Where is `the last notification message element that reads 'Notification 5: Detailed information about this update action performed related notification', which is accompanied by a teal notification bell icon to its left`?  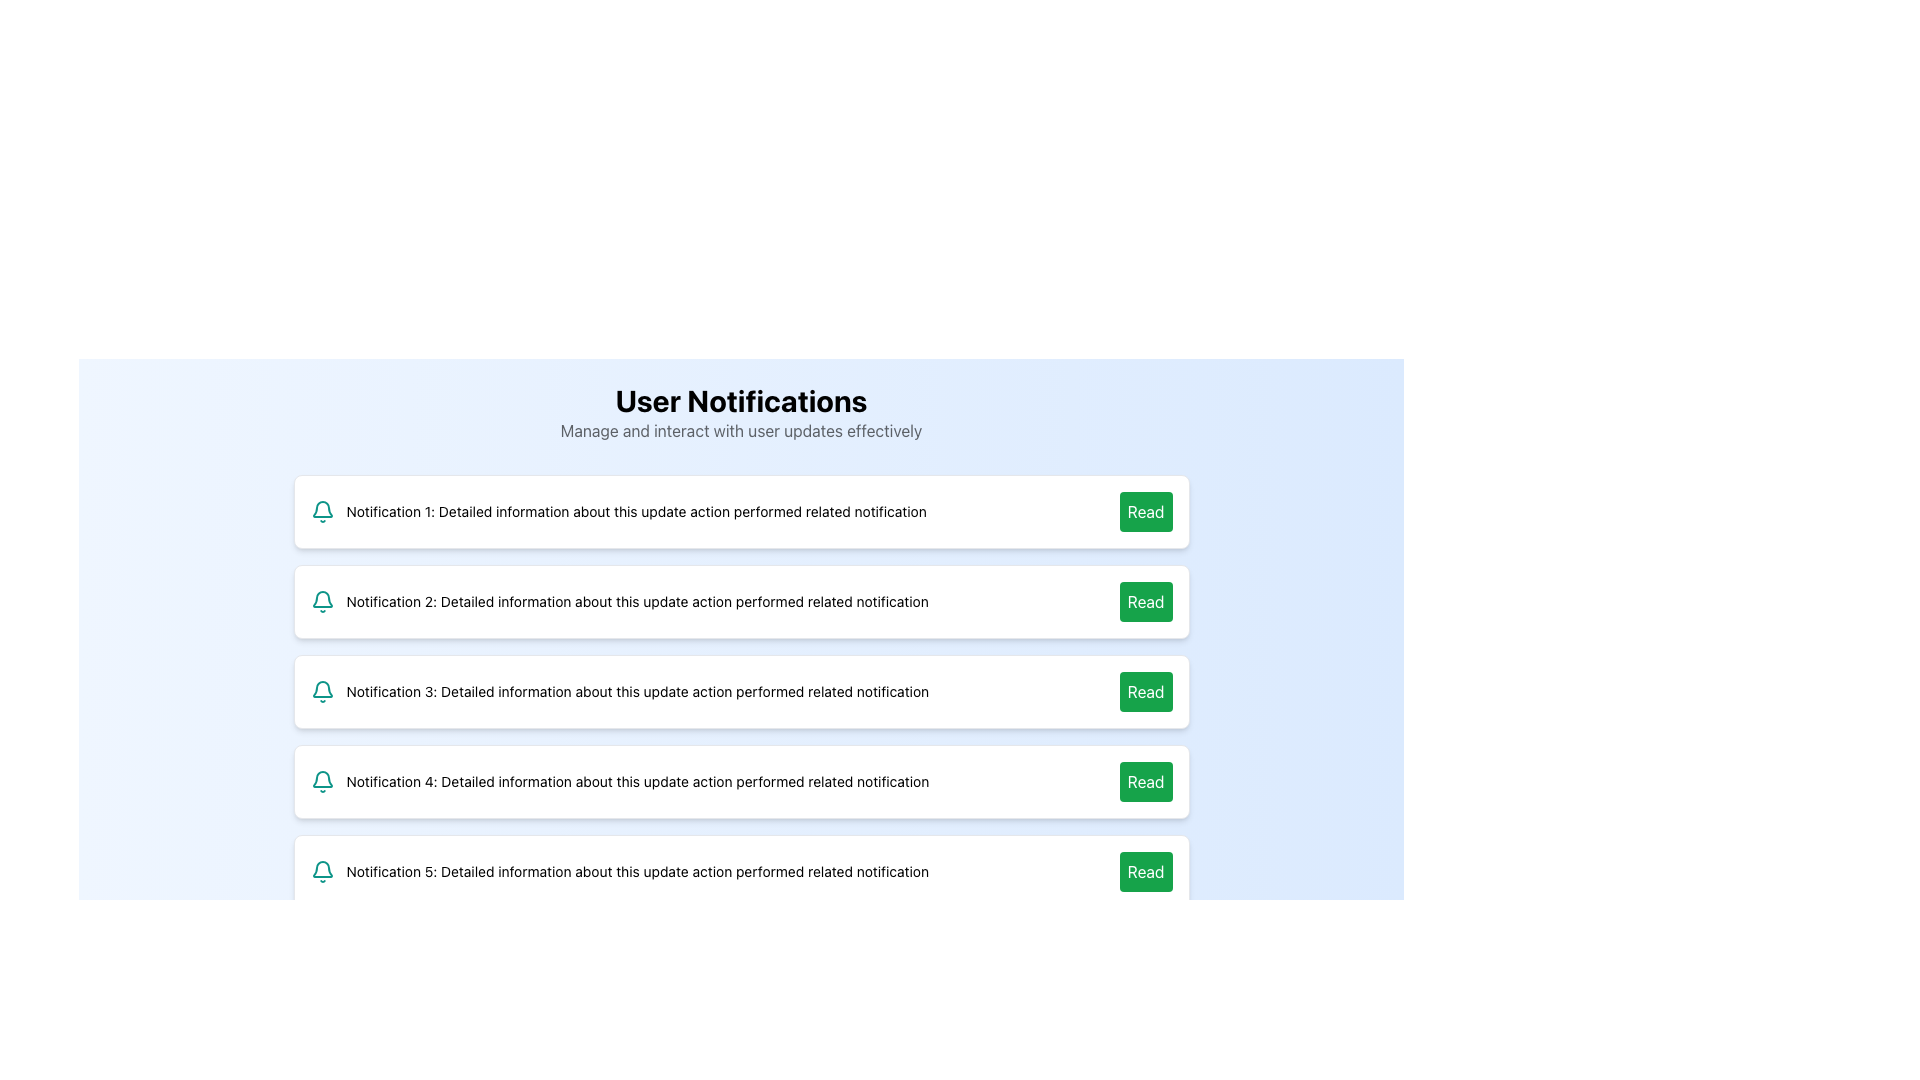 the last notification message element that reads 'Notification 5: Detailed information about this update action performed related notification', which is accompanied by a teal notification bell icon to its left is located at coordinates (618, 870).